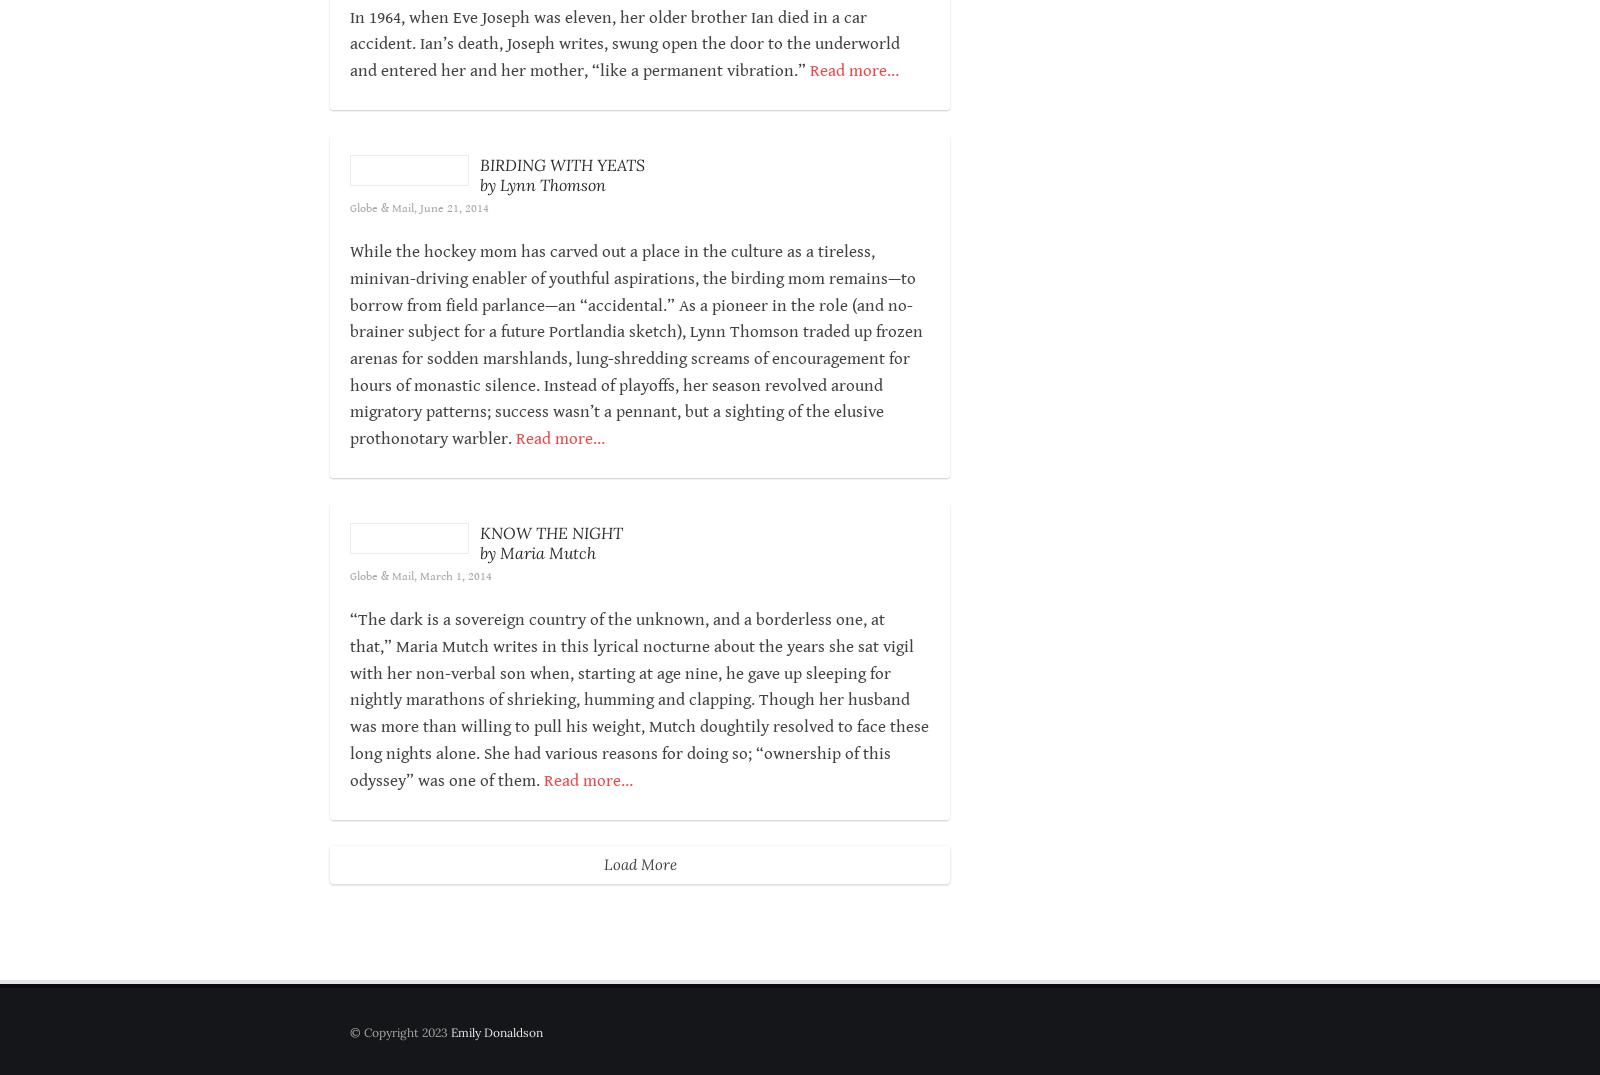 This screenshot has width=1600, height=1075. I want to click on 'Maria Mutch writes in this lyrical nocturne about the years she sat vigil with her non-verbal son when, starting at age nine, he gave up sleeping for nightly marathons of shrieking, humming and clapping. Though her husband was more than willing to pull his weight, Mutch doughtily resolved to face these long nights alone. She had various reasons for doing so; “ownership of this odyssey” was one of them.', so click(638, 806).